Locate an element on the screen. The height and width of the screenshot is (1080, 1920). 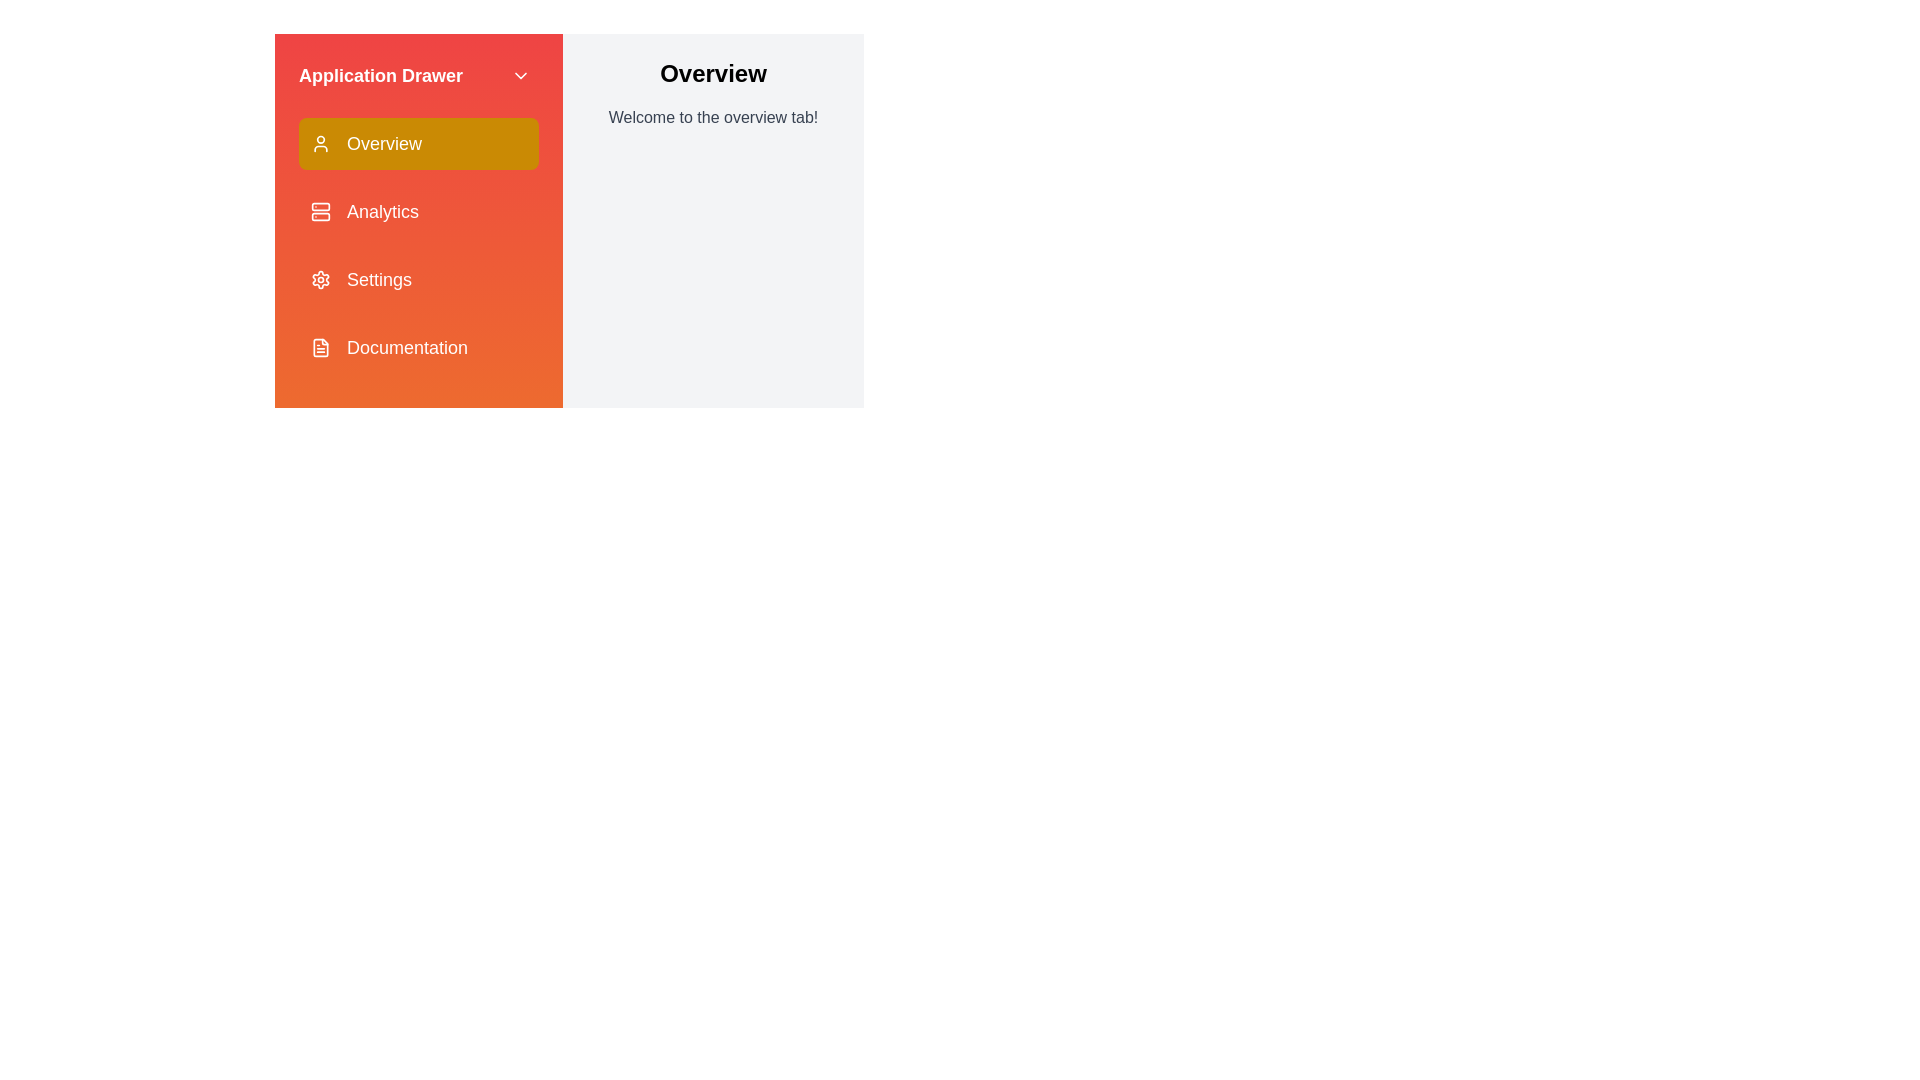
the tab labeled Analytics in the drawer to select it is located at coordinates (417, 212).